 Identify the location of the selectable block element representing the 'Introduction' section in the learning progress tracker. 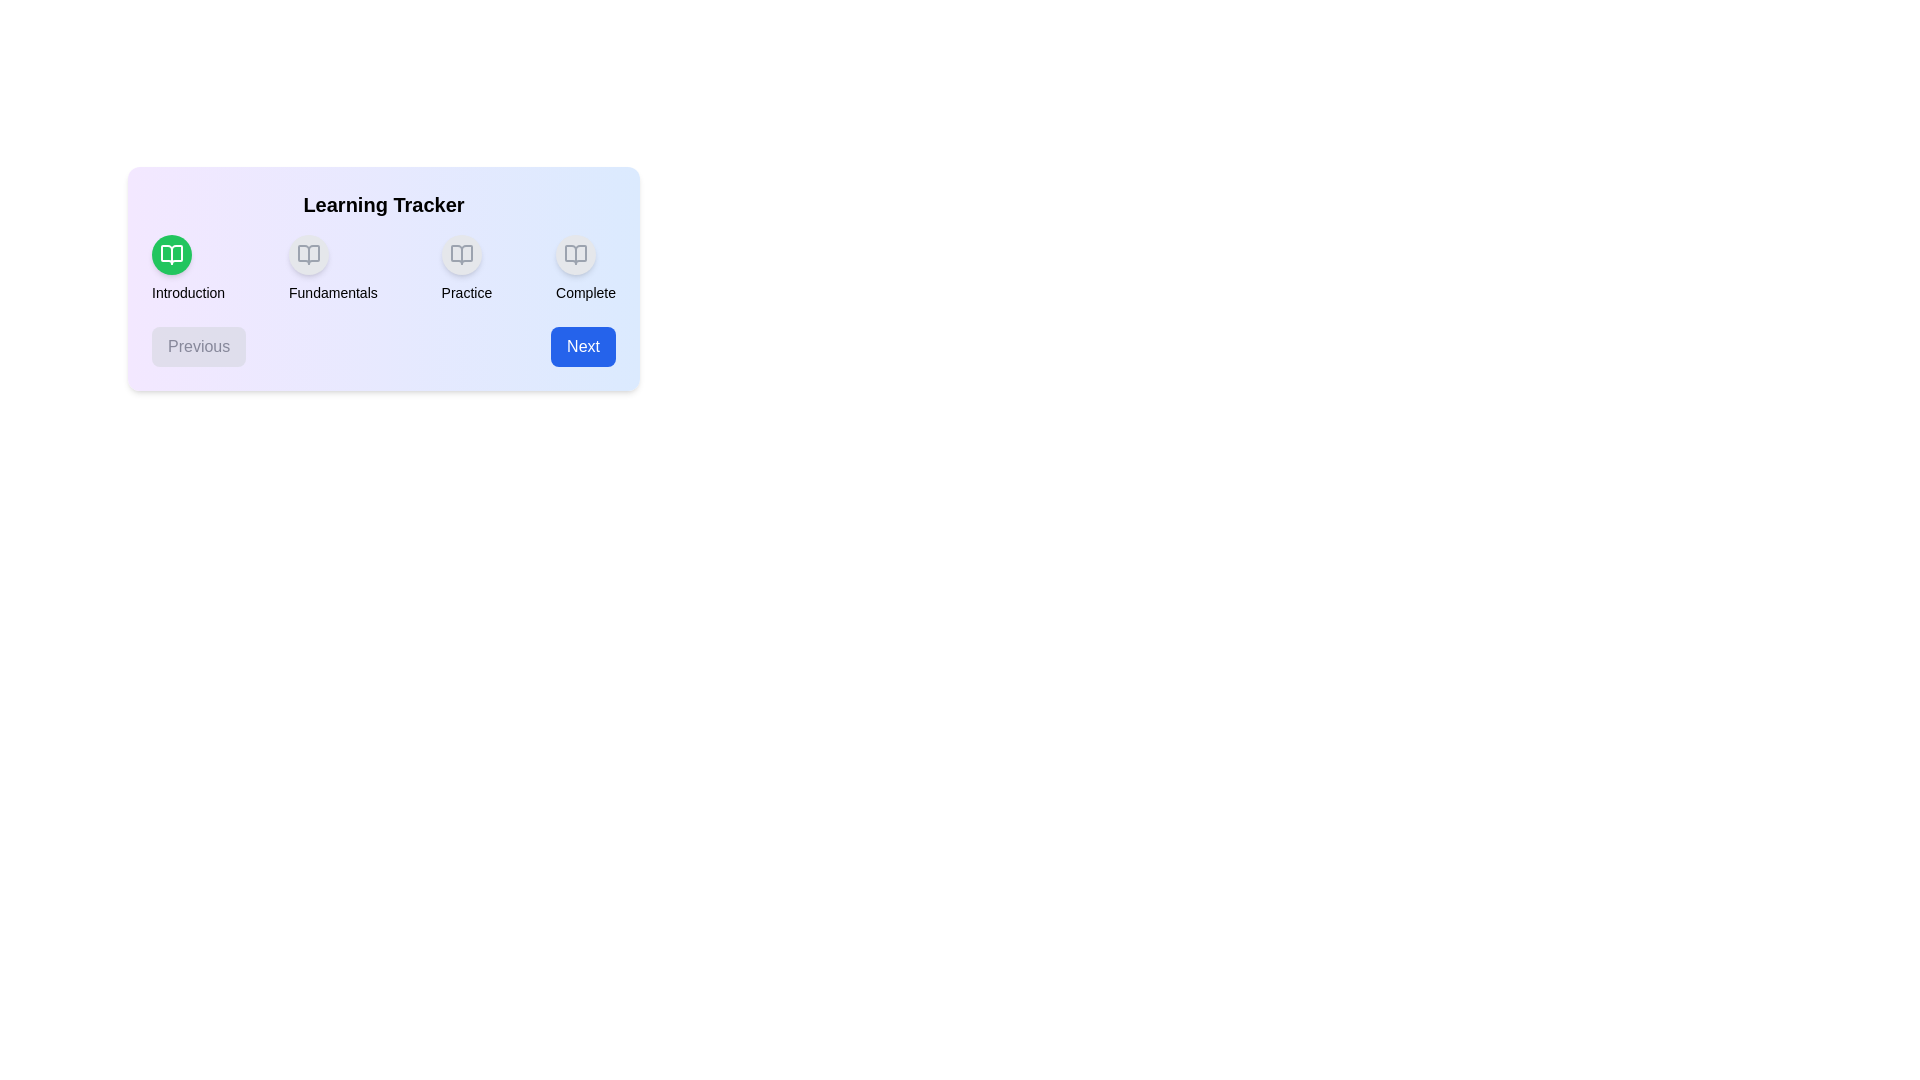
(188, 268).